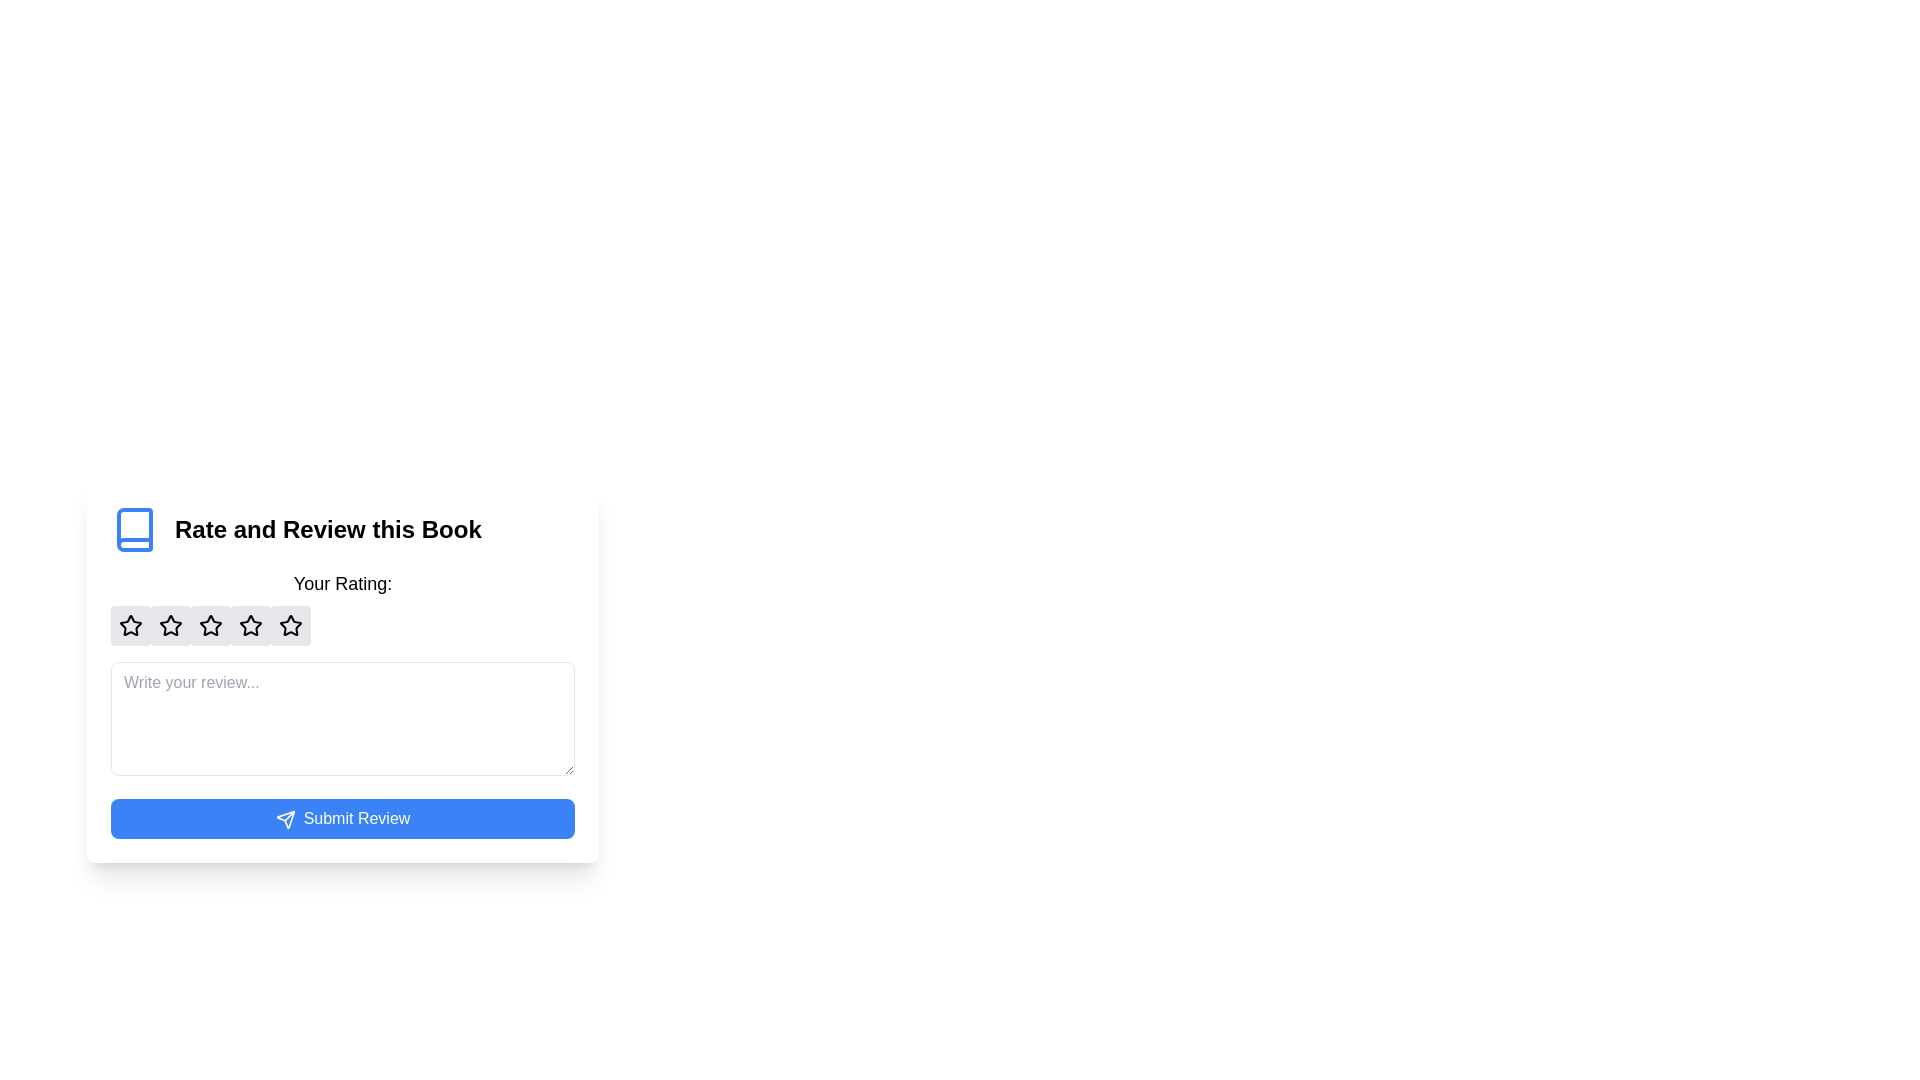  Describe the element at coordinates (171, 624) in the screenshot. I see `the second star icon in the rating component` at that location.